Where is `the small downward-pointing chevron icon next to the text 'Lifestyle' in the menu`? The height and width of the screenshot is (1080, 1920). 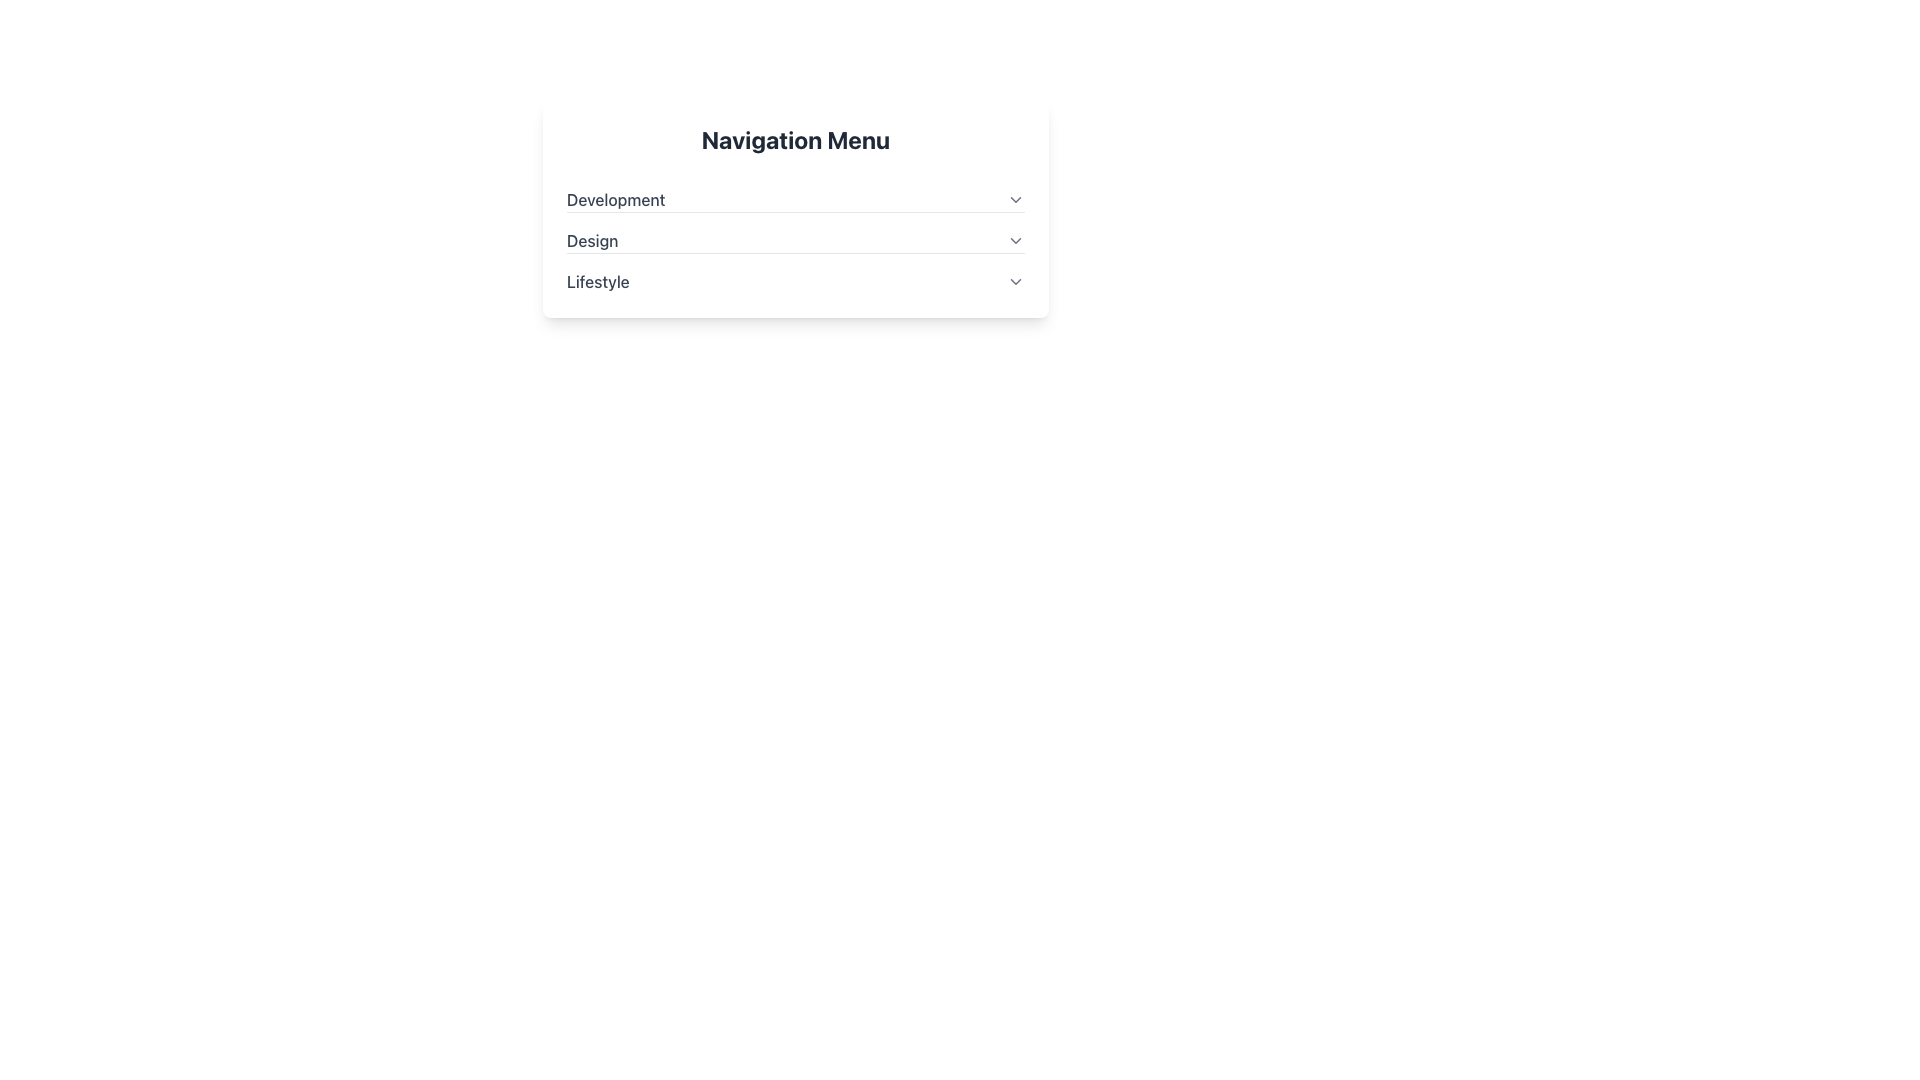
the small downward-pointing chevron icon next to the text 'Lifestyle' in the menu is located at coordinates (1016, 281).